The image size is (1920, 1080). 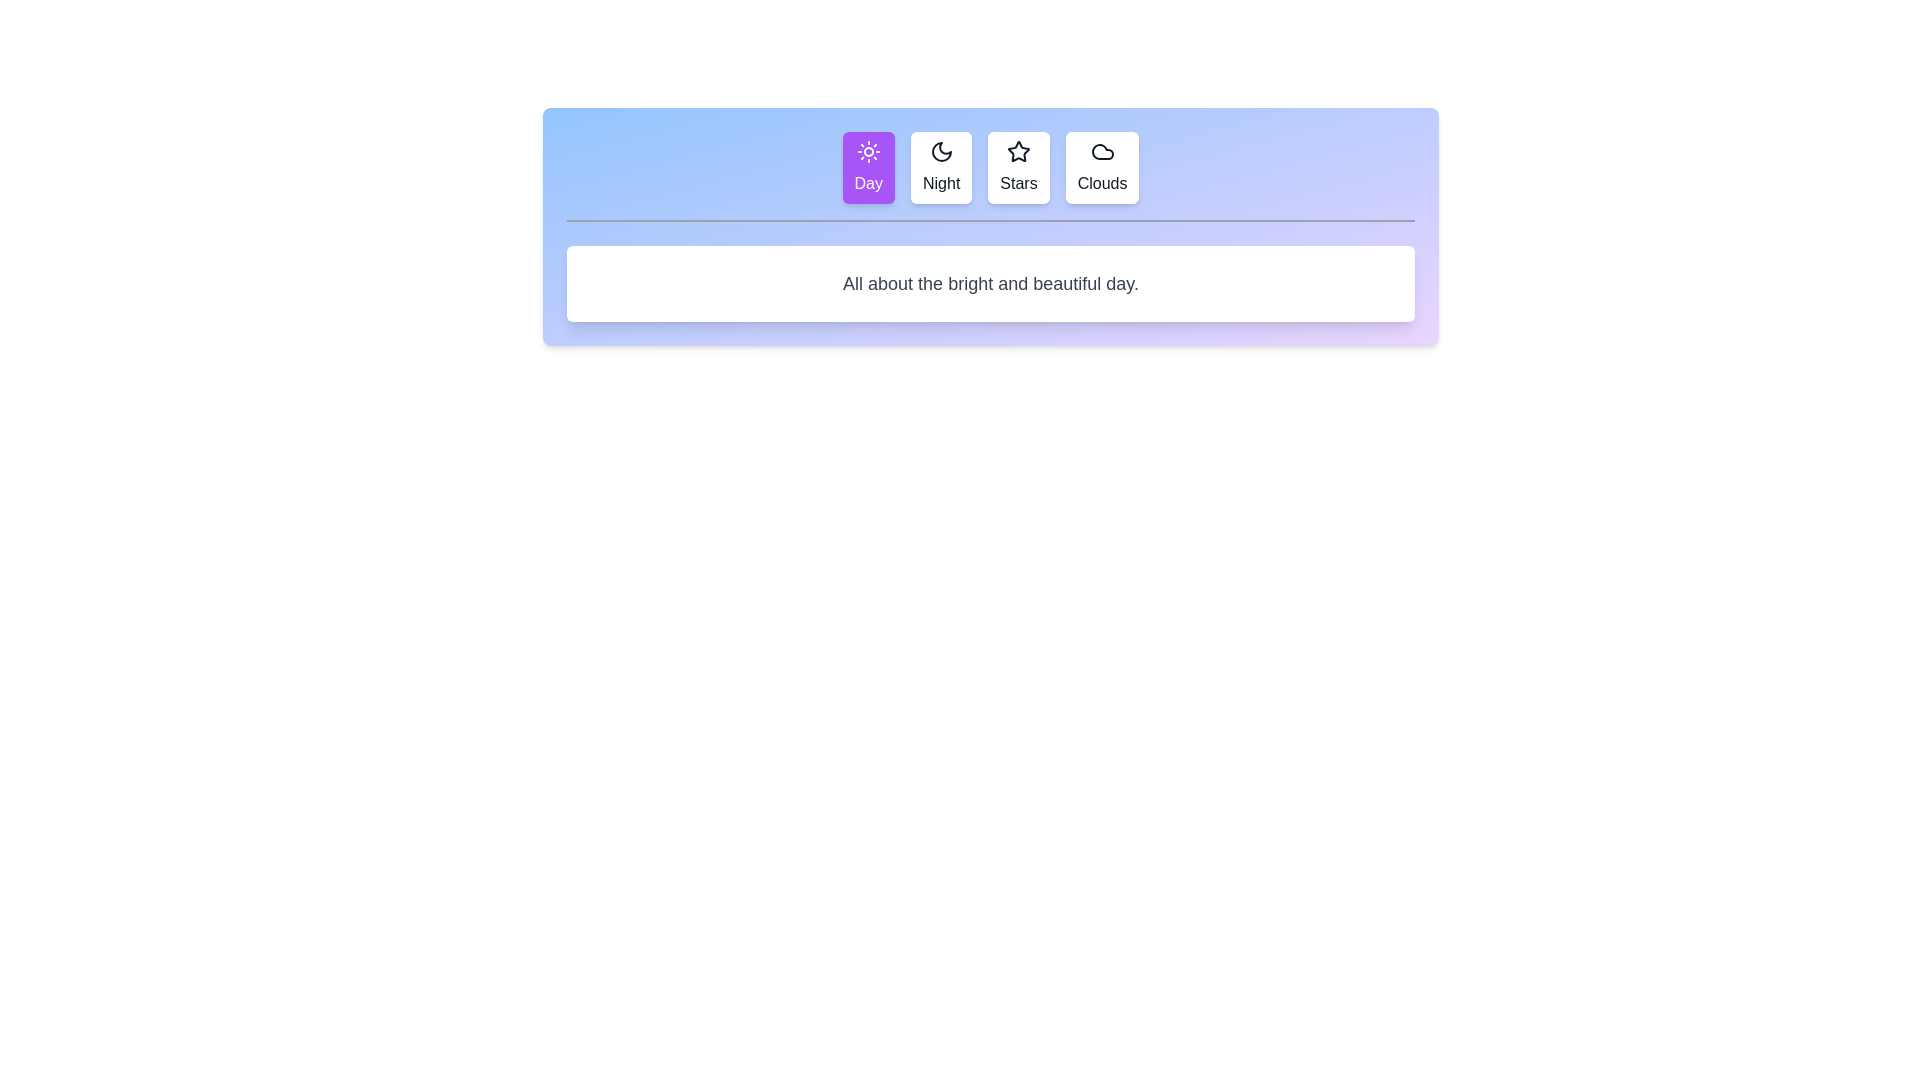 I want to click on the tab labeled Night, so click(x=940, y=167).